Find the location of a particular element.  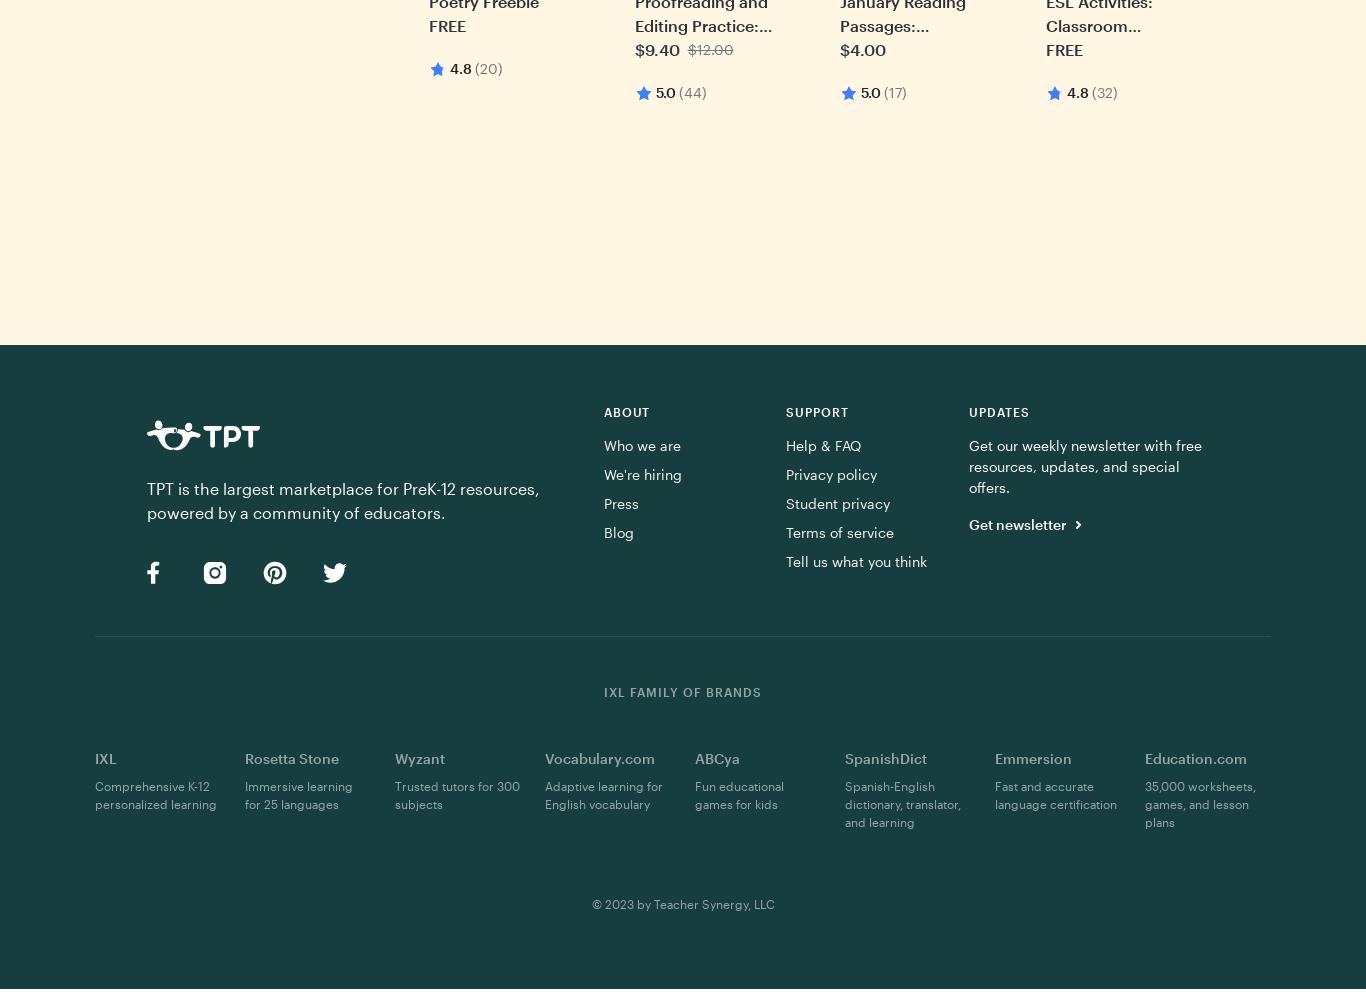

'Tell us what you think' is located at coordinates (785, 560).